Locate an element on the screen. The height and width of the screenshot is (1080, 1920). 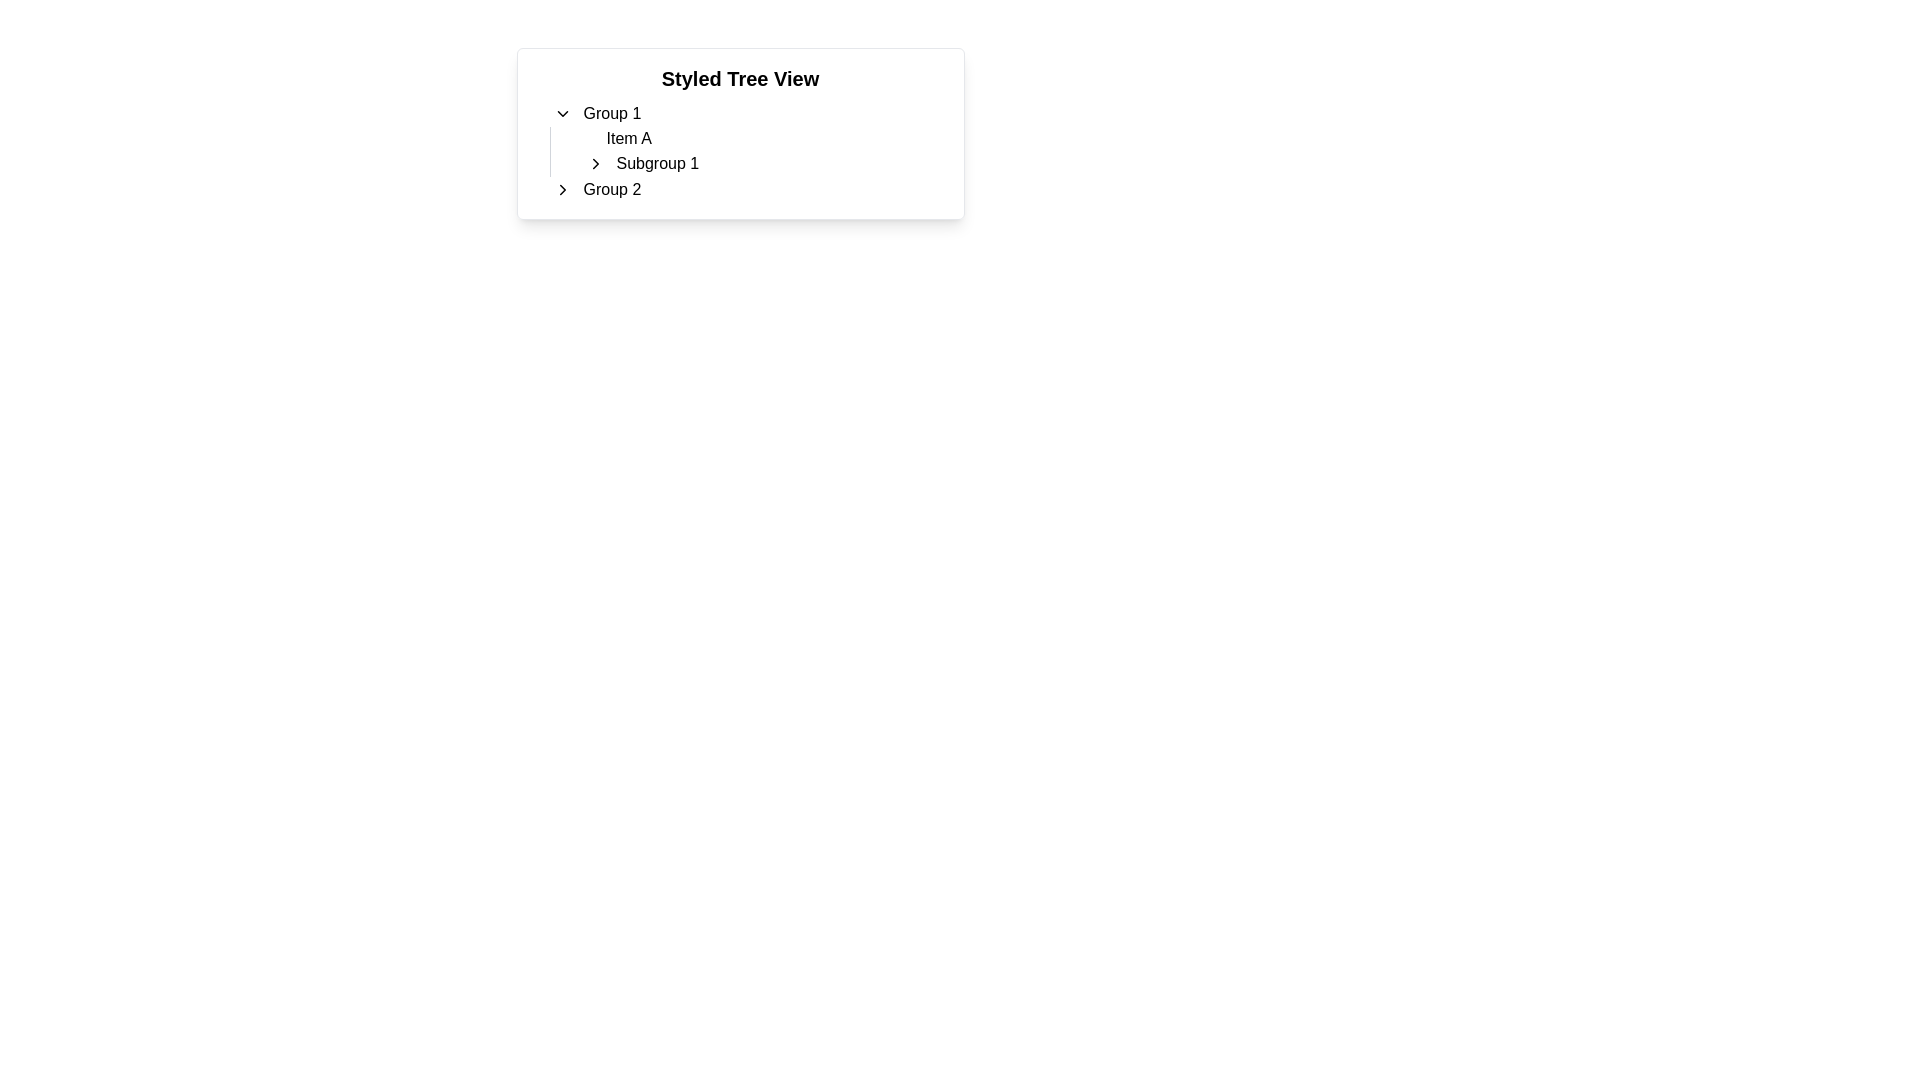
the downward-pointing chevron icon next to the 'Group 1' label is located at coordinates (561, 114).